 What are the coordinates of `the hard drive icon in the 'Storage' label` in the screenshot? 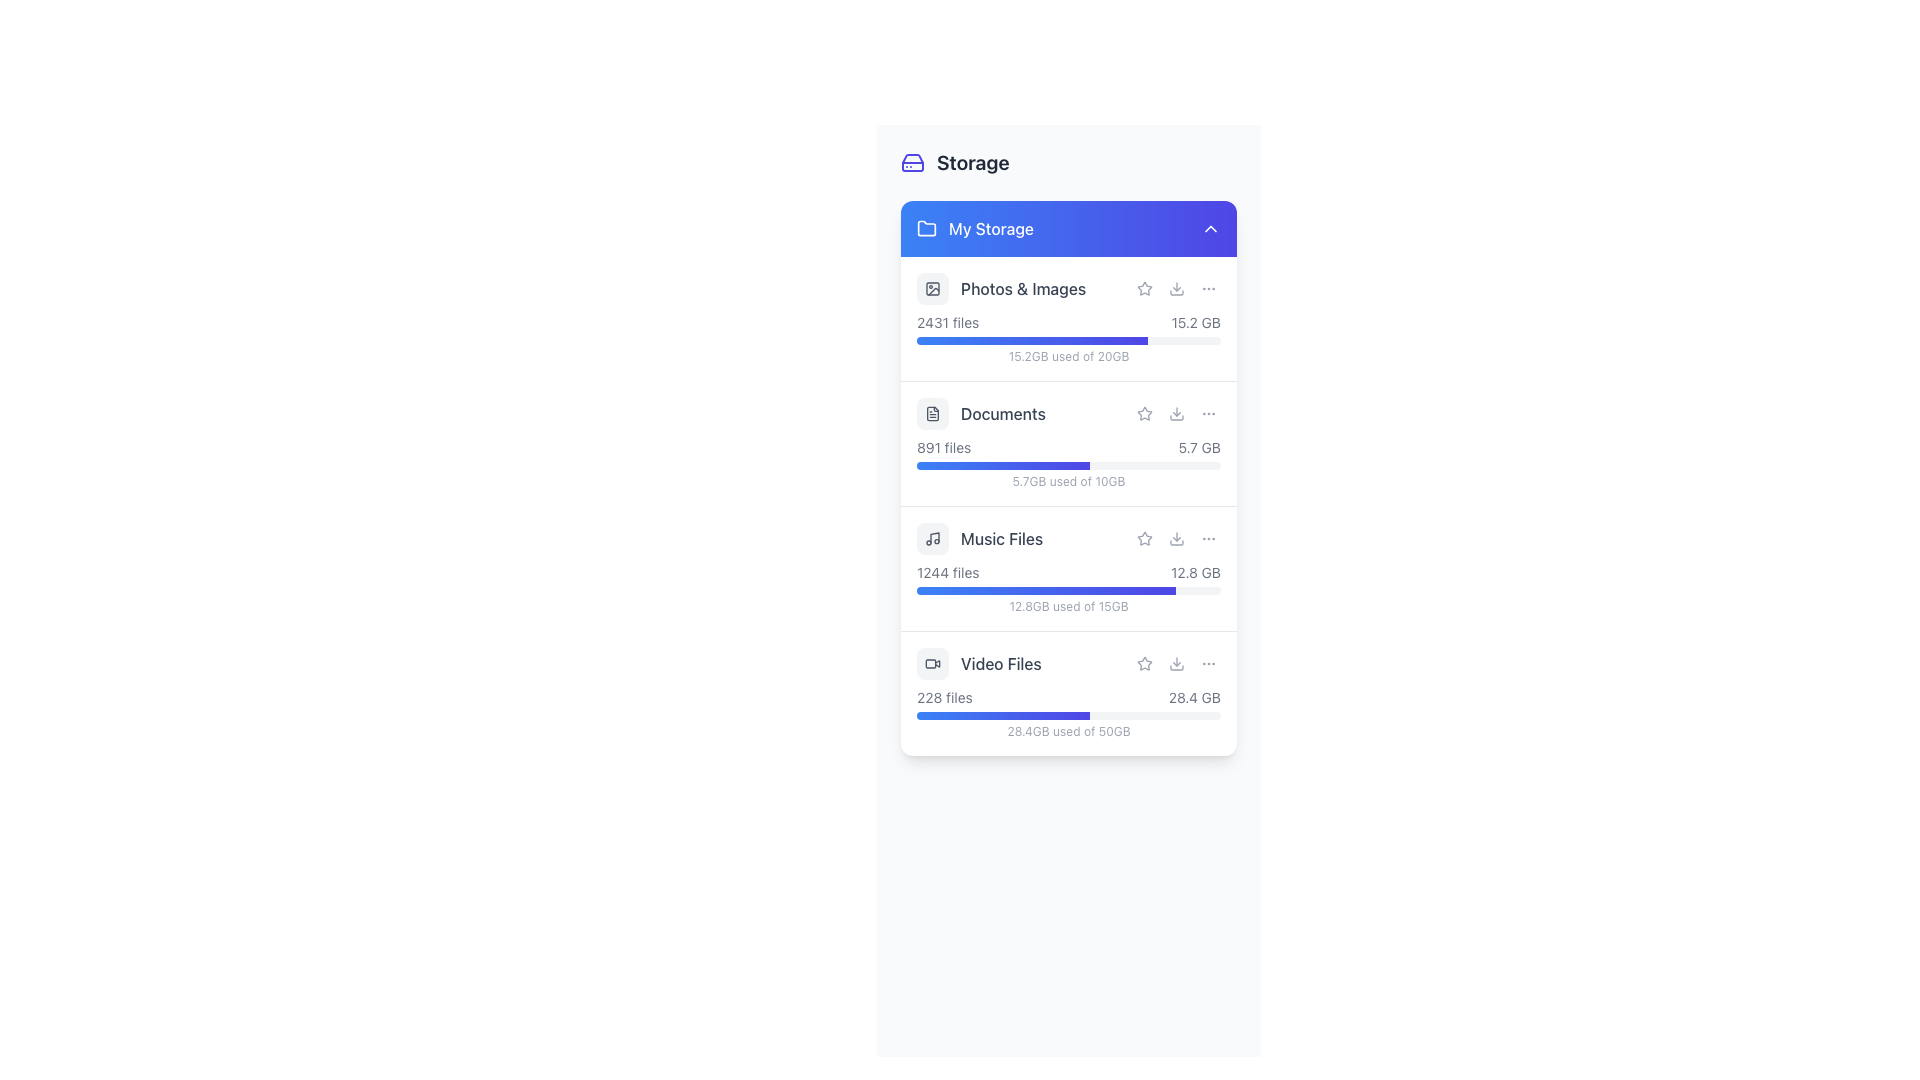 It's located at (954, 161).